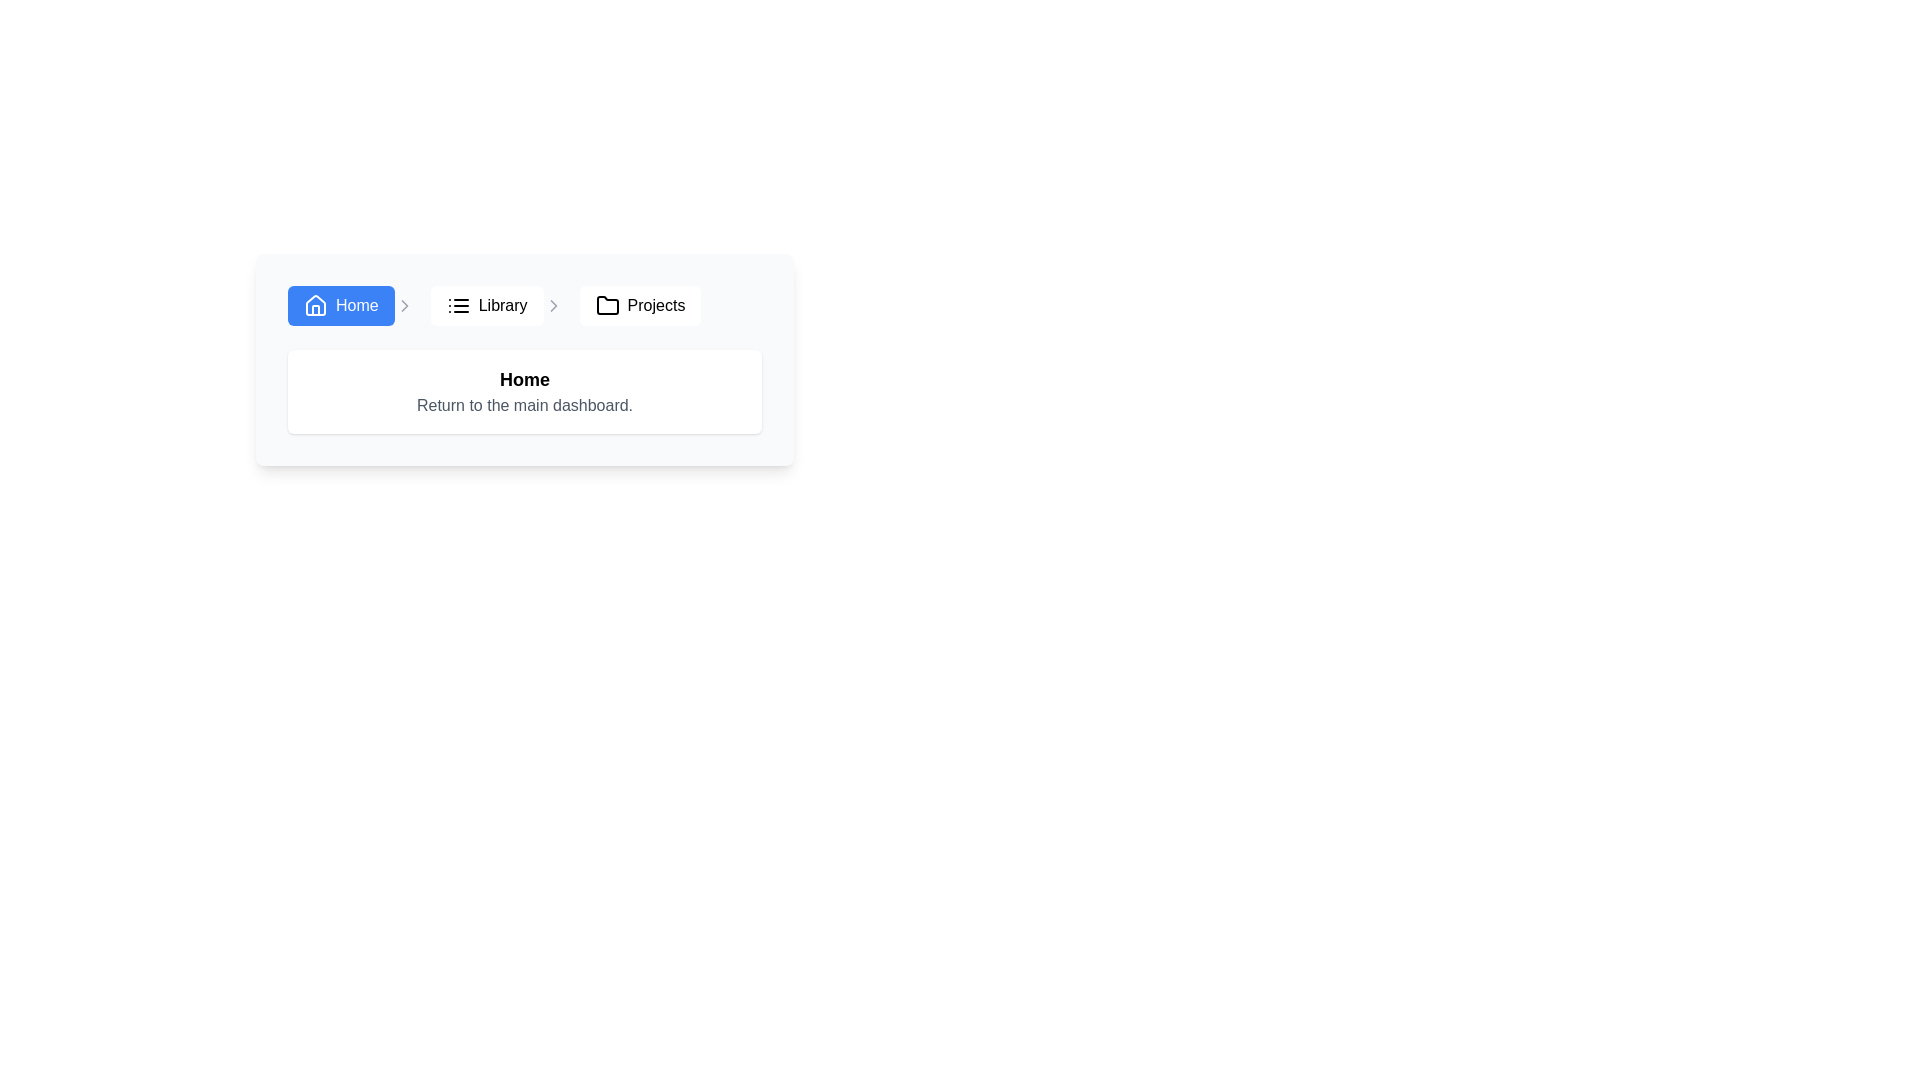 Image resolution: width=1920 pixels, height=1080 pixels. I want to click on the chevron icon in the breadcrumb navigation that indicates the transition from 'Home' to 'Library', so click(403, 305).